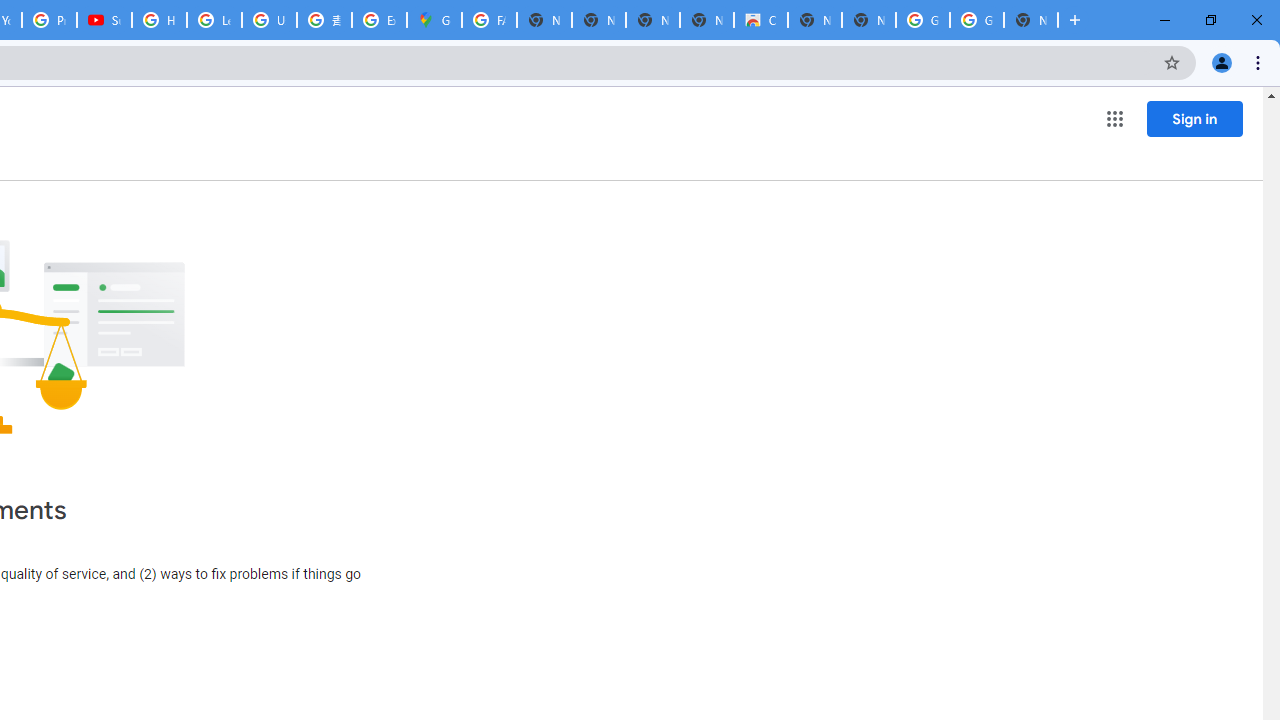  What do you see at coordinates (759, 20) in the screenshot?
I see `'Chrome Web Store'` at bounding box center [759, 20].